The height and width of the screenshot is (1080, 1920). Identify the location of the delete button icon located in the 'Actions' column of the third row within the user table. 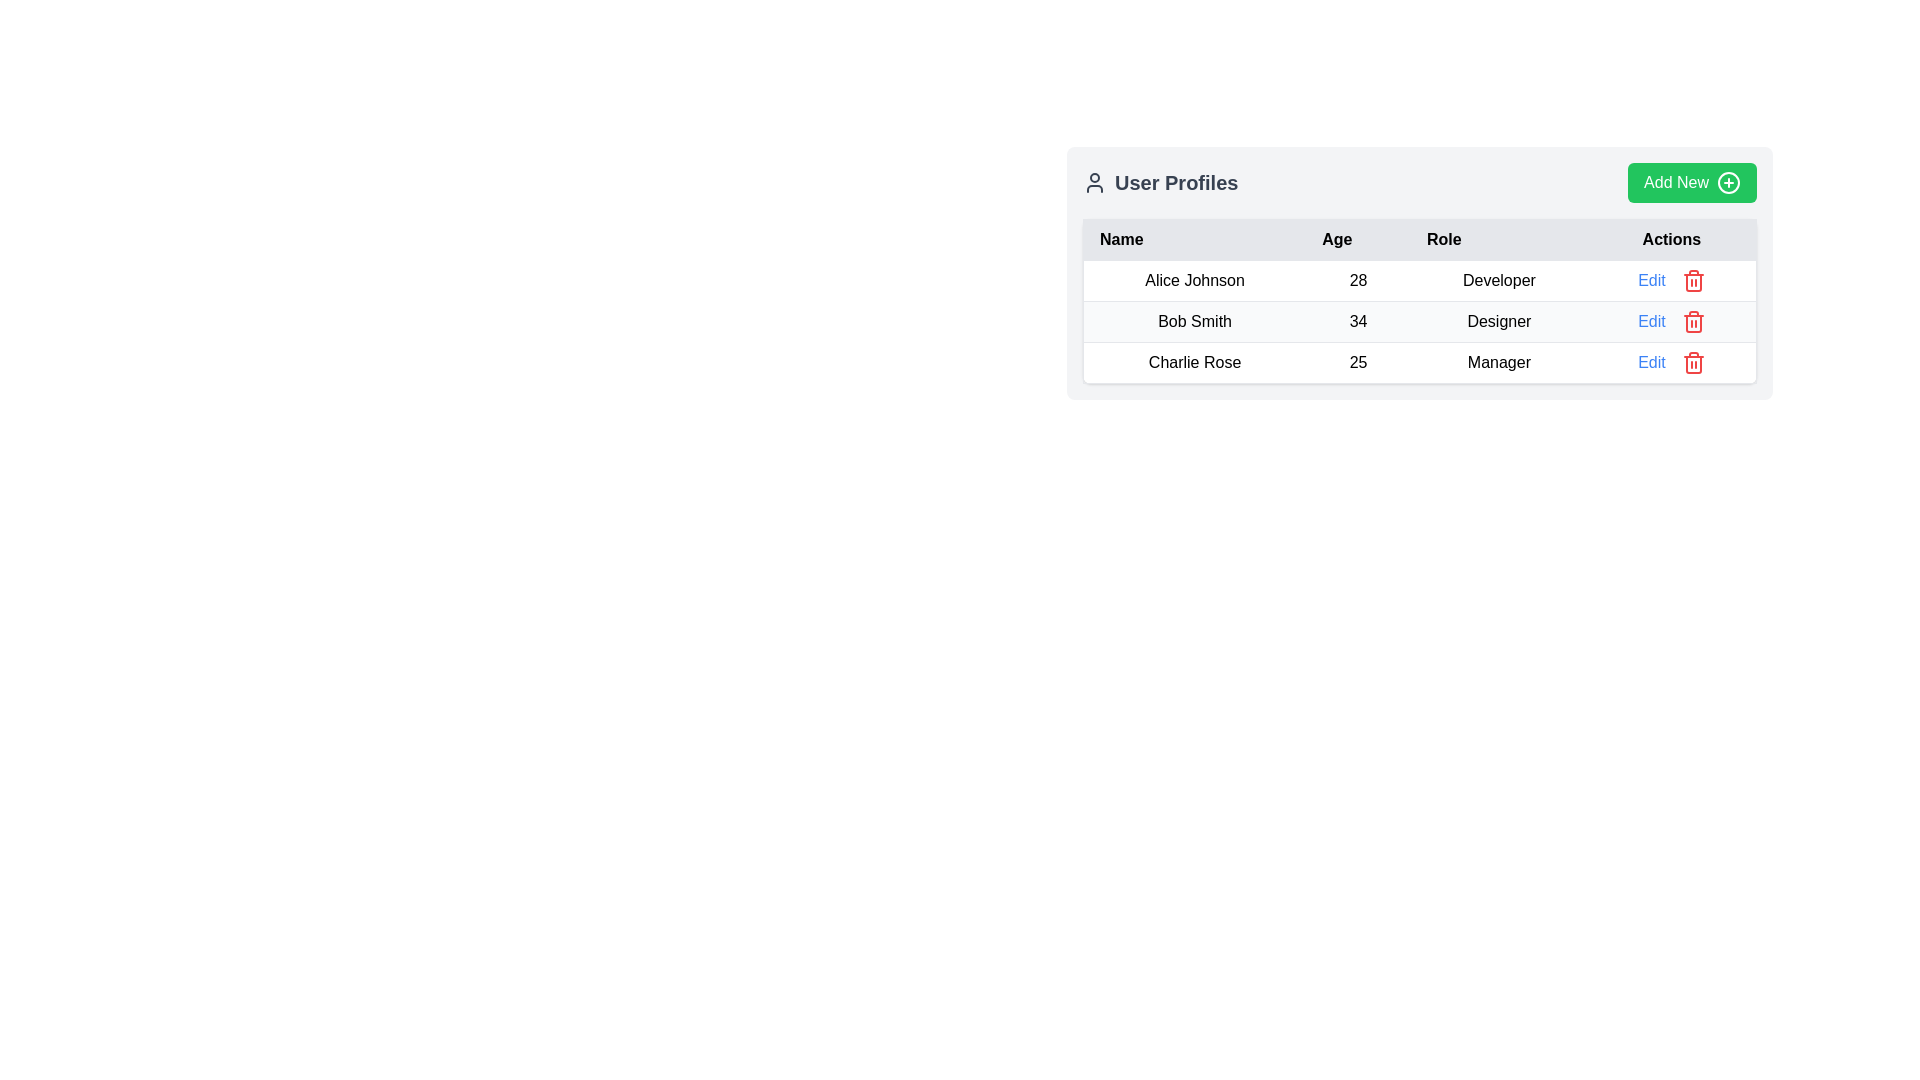
(1692, 281).